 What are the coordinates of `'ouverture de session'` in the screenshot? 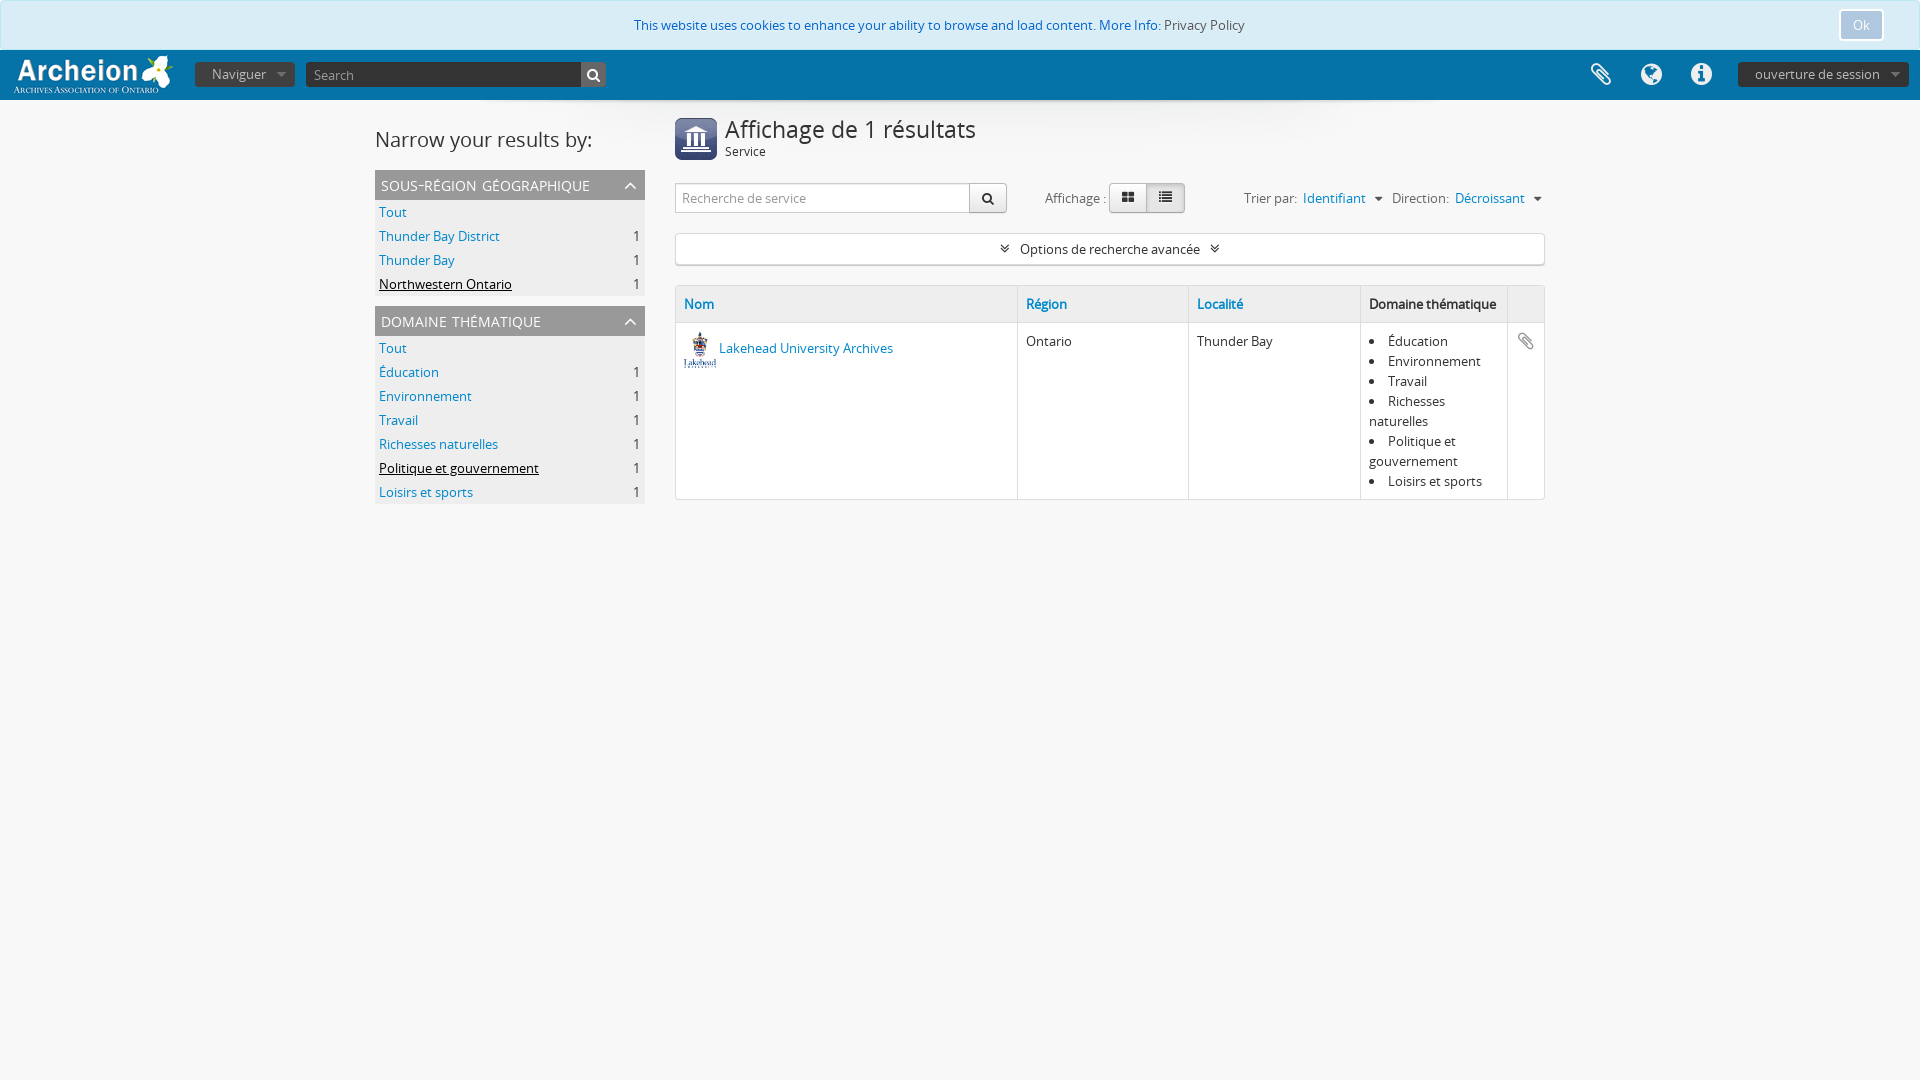 It's located at (1736, 73).